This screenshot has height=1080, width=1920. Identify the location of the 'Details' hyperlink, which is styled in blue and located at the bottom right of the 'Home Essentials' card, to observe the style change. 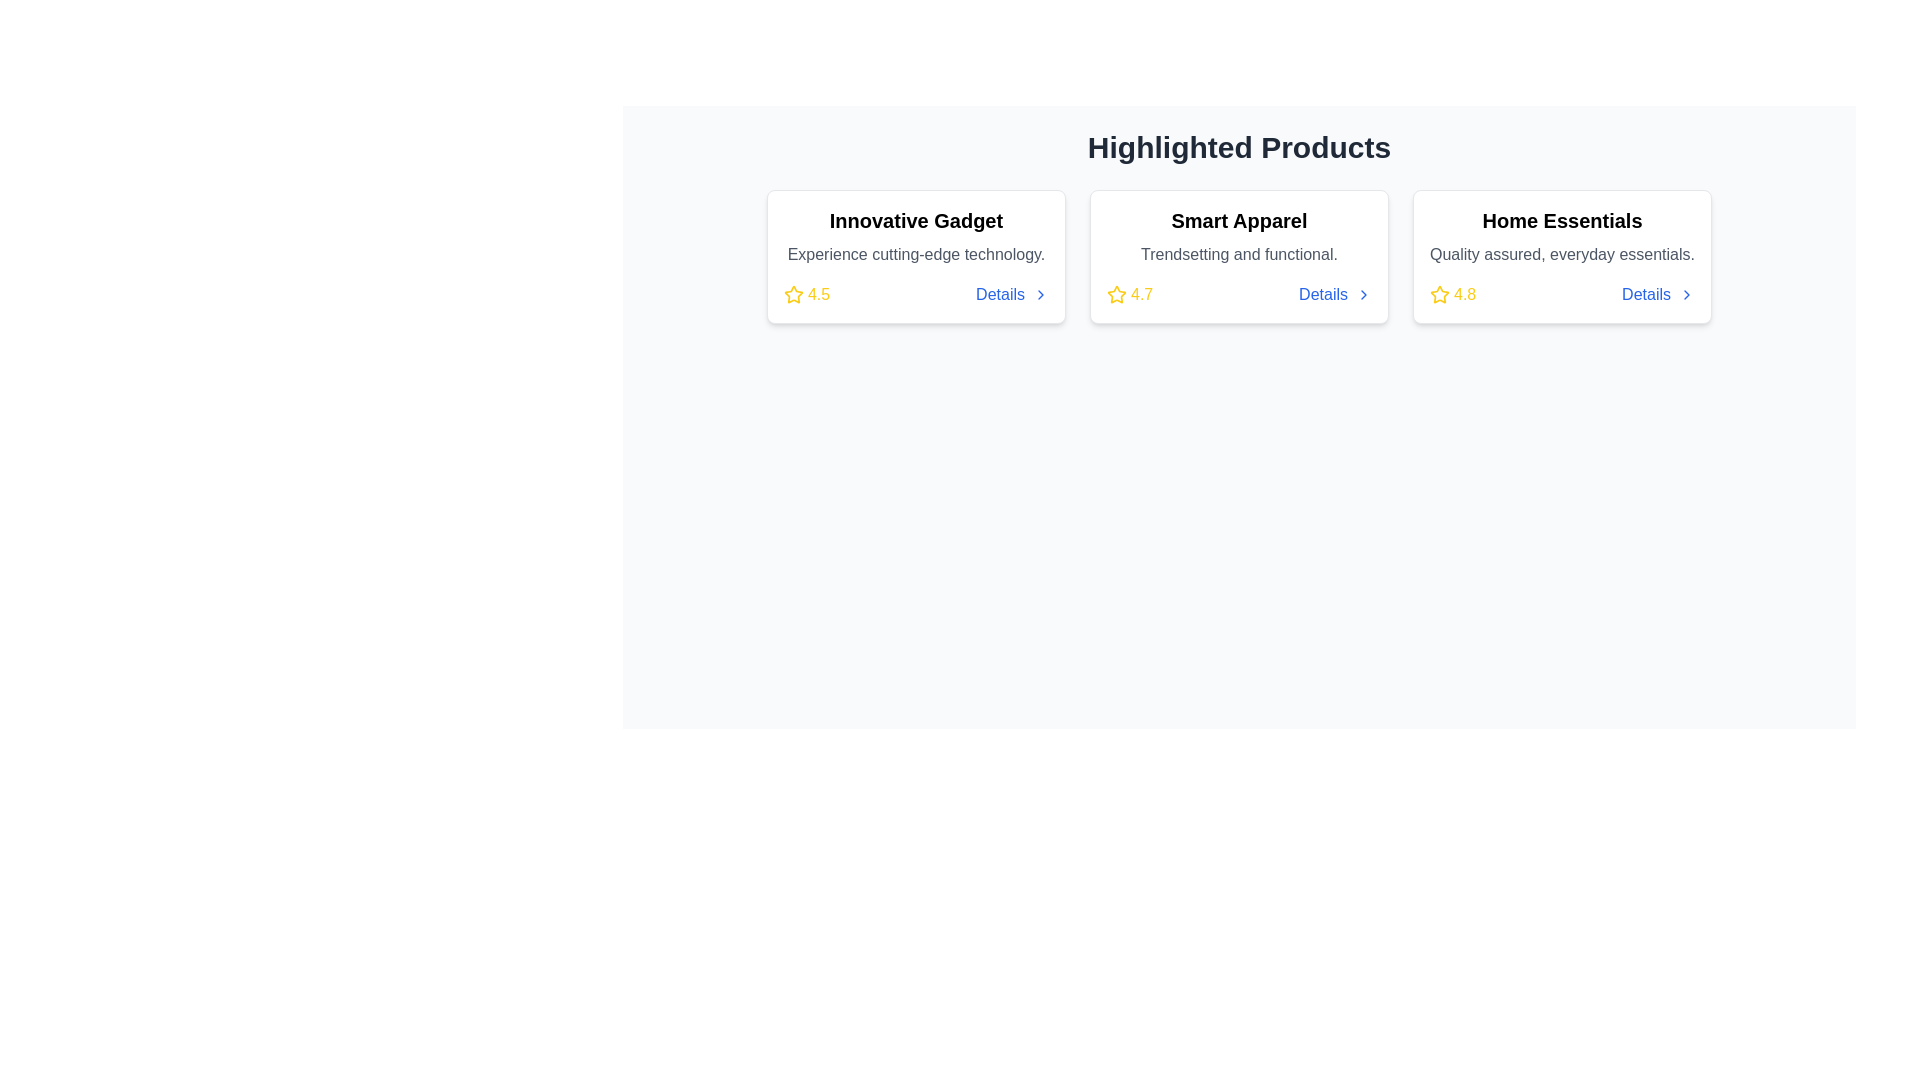
(1646, 294).